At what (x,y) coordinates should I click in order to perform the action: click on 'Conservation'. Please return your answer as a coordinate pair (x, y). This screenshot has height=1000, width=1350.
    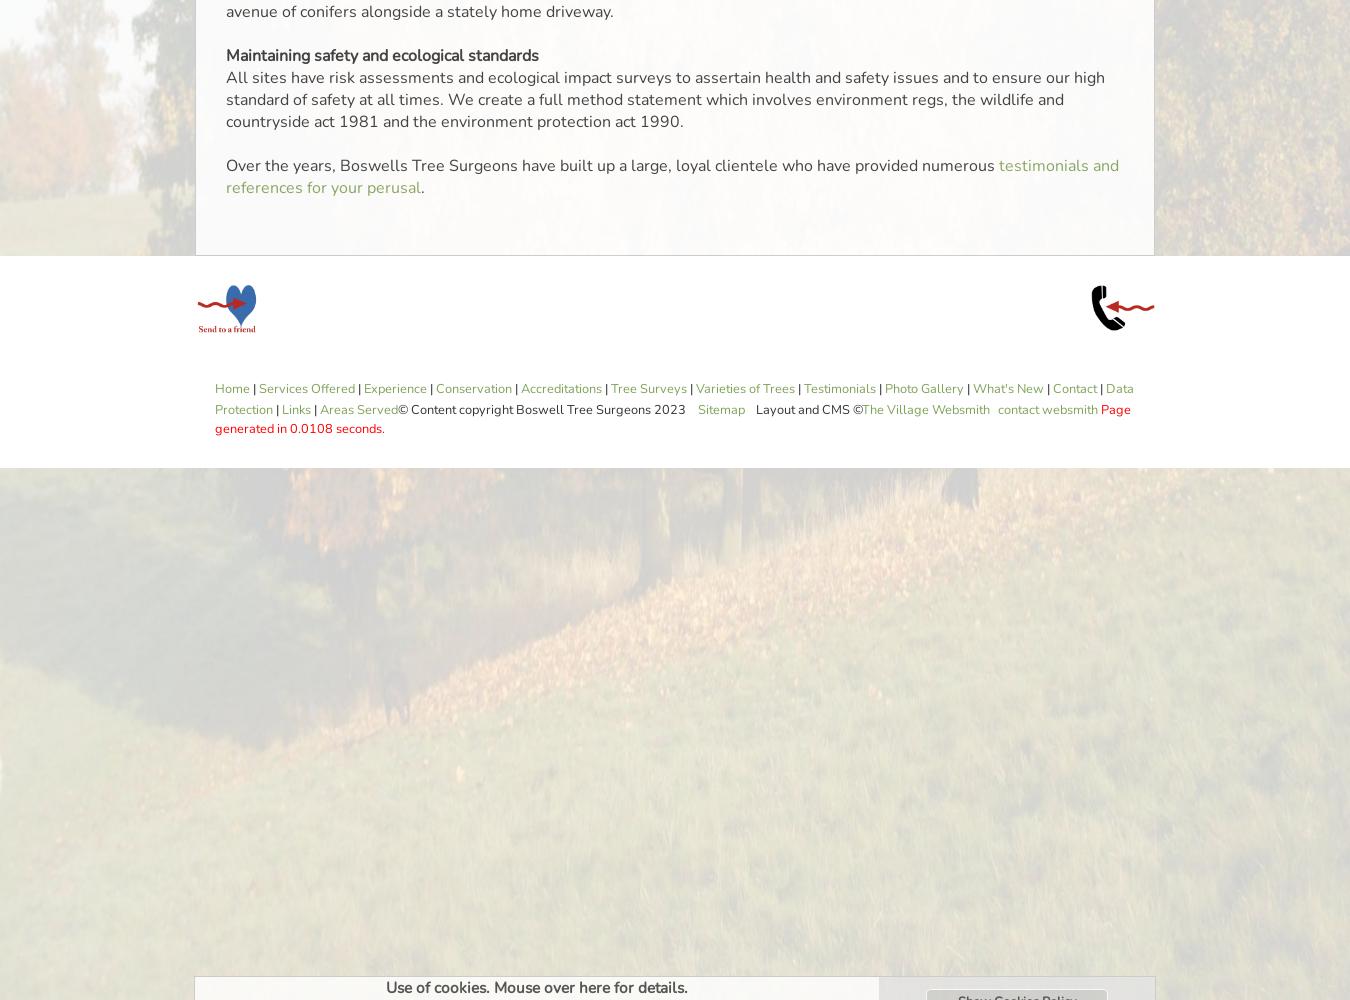
    Looking at the image, I should click on (472, 389).